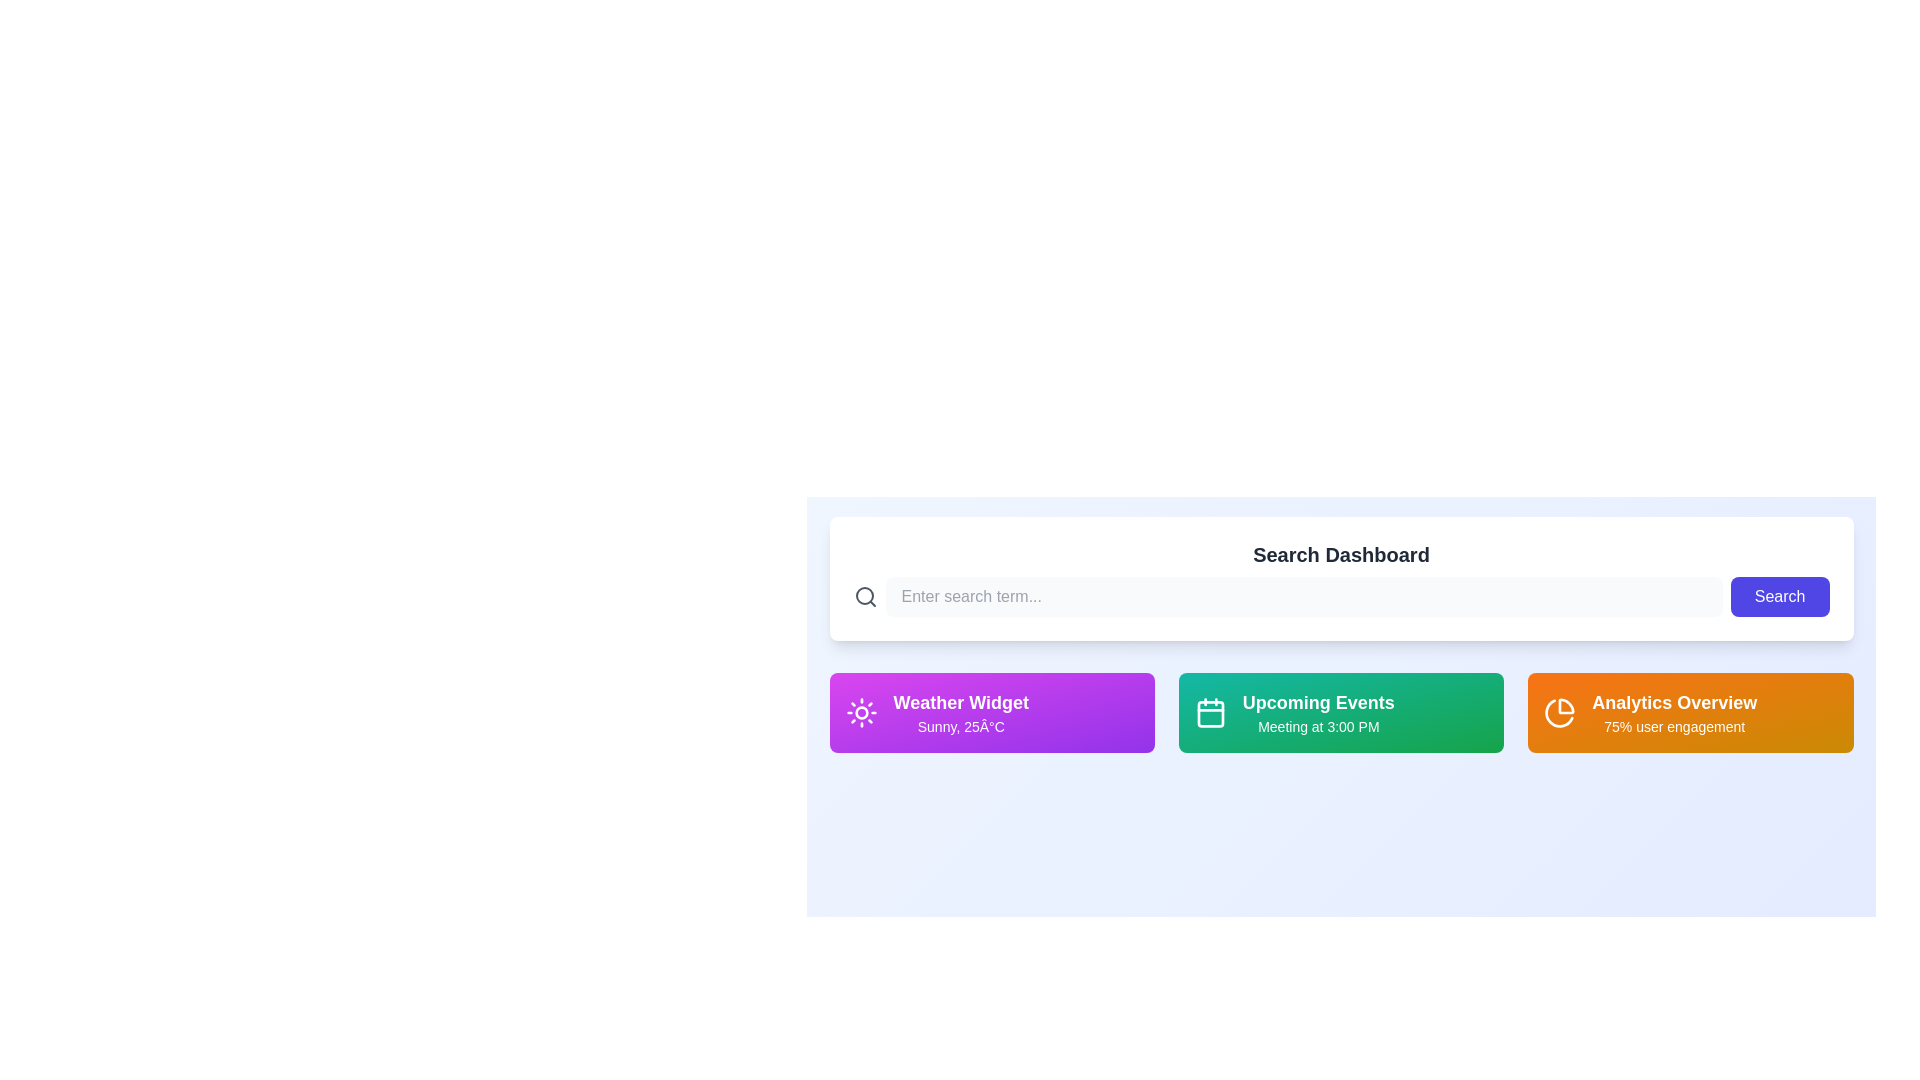  Describe the element at coordinates (1689, 712) in the screenshot. I see `text from the 'Analytics Overview' information card, which features a gradient background and includes the title in white text and a subtitle indicating '75% user engagement'` at that location.